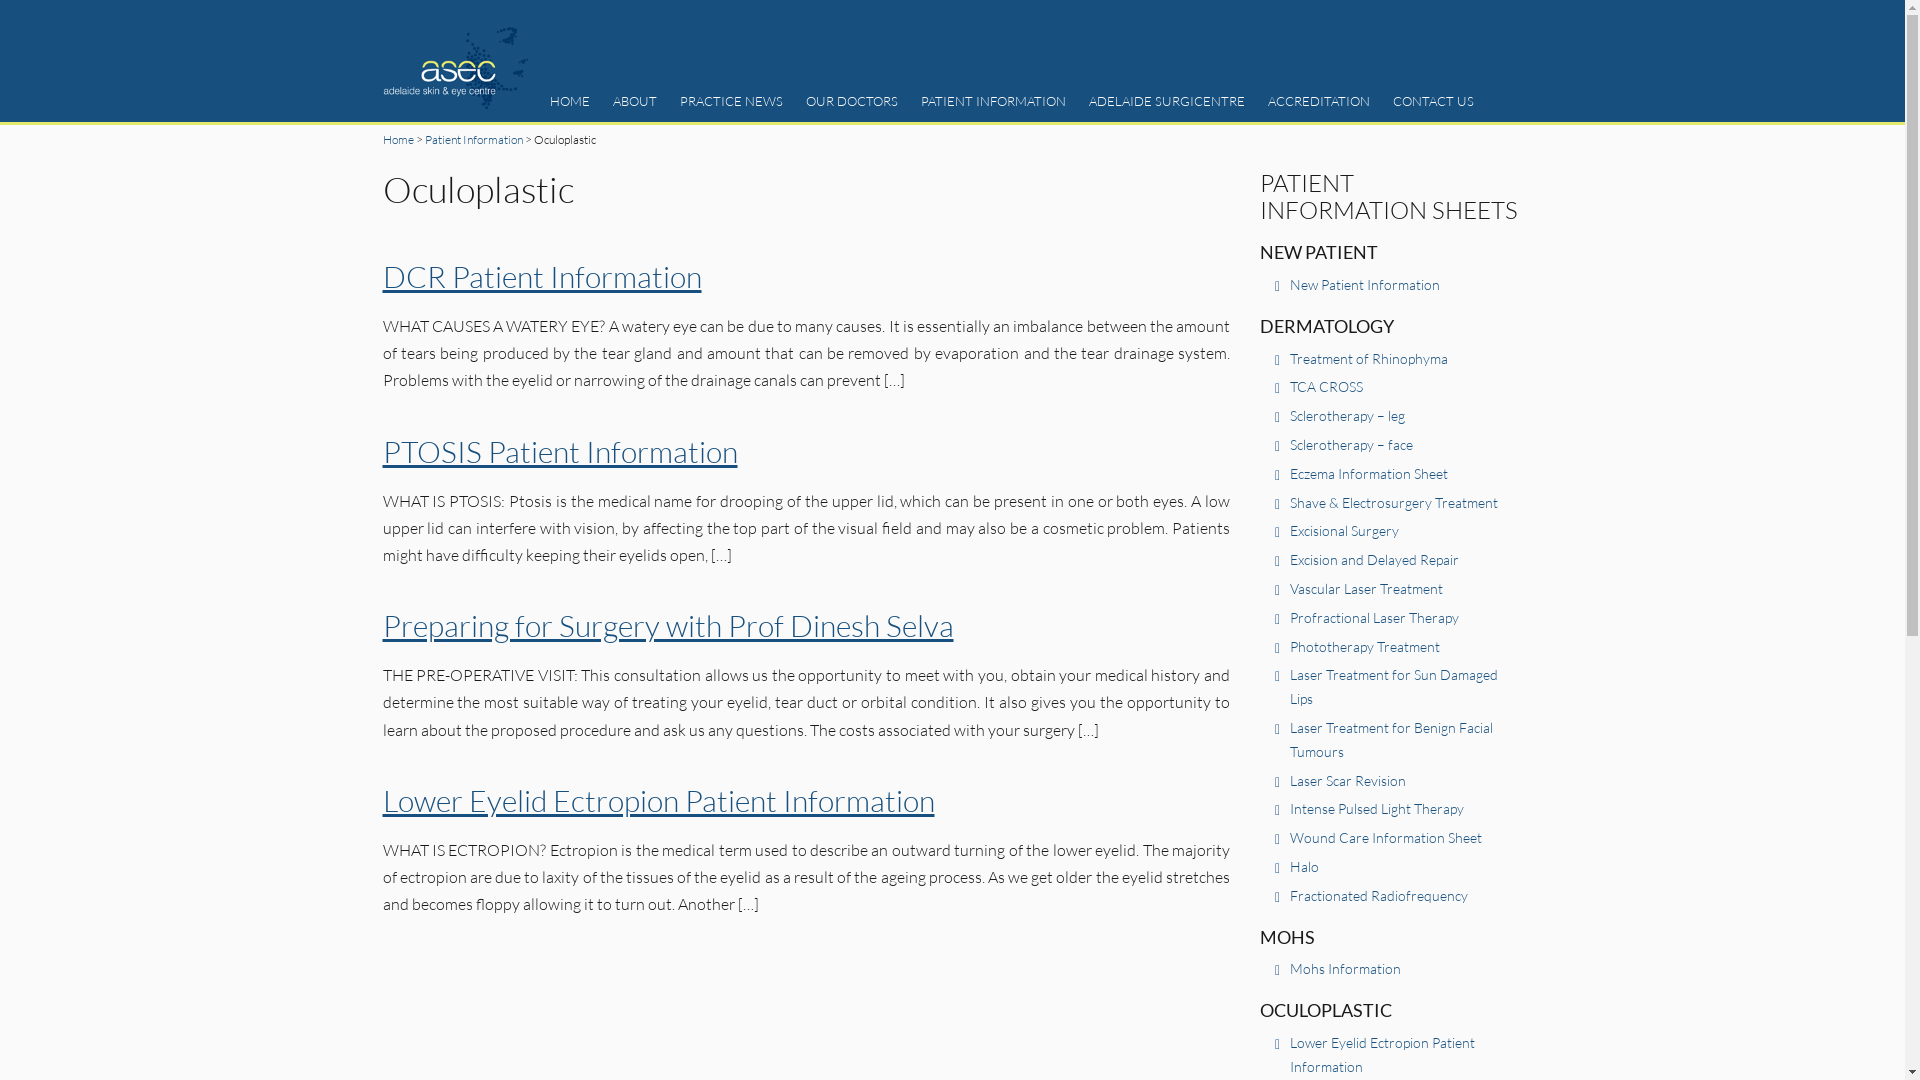 The image size is (1920, 1080). What do you see at coordinates (397, 138) in the screenshot?
I see `'Home'` at bounding box center [397, 138].